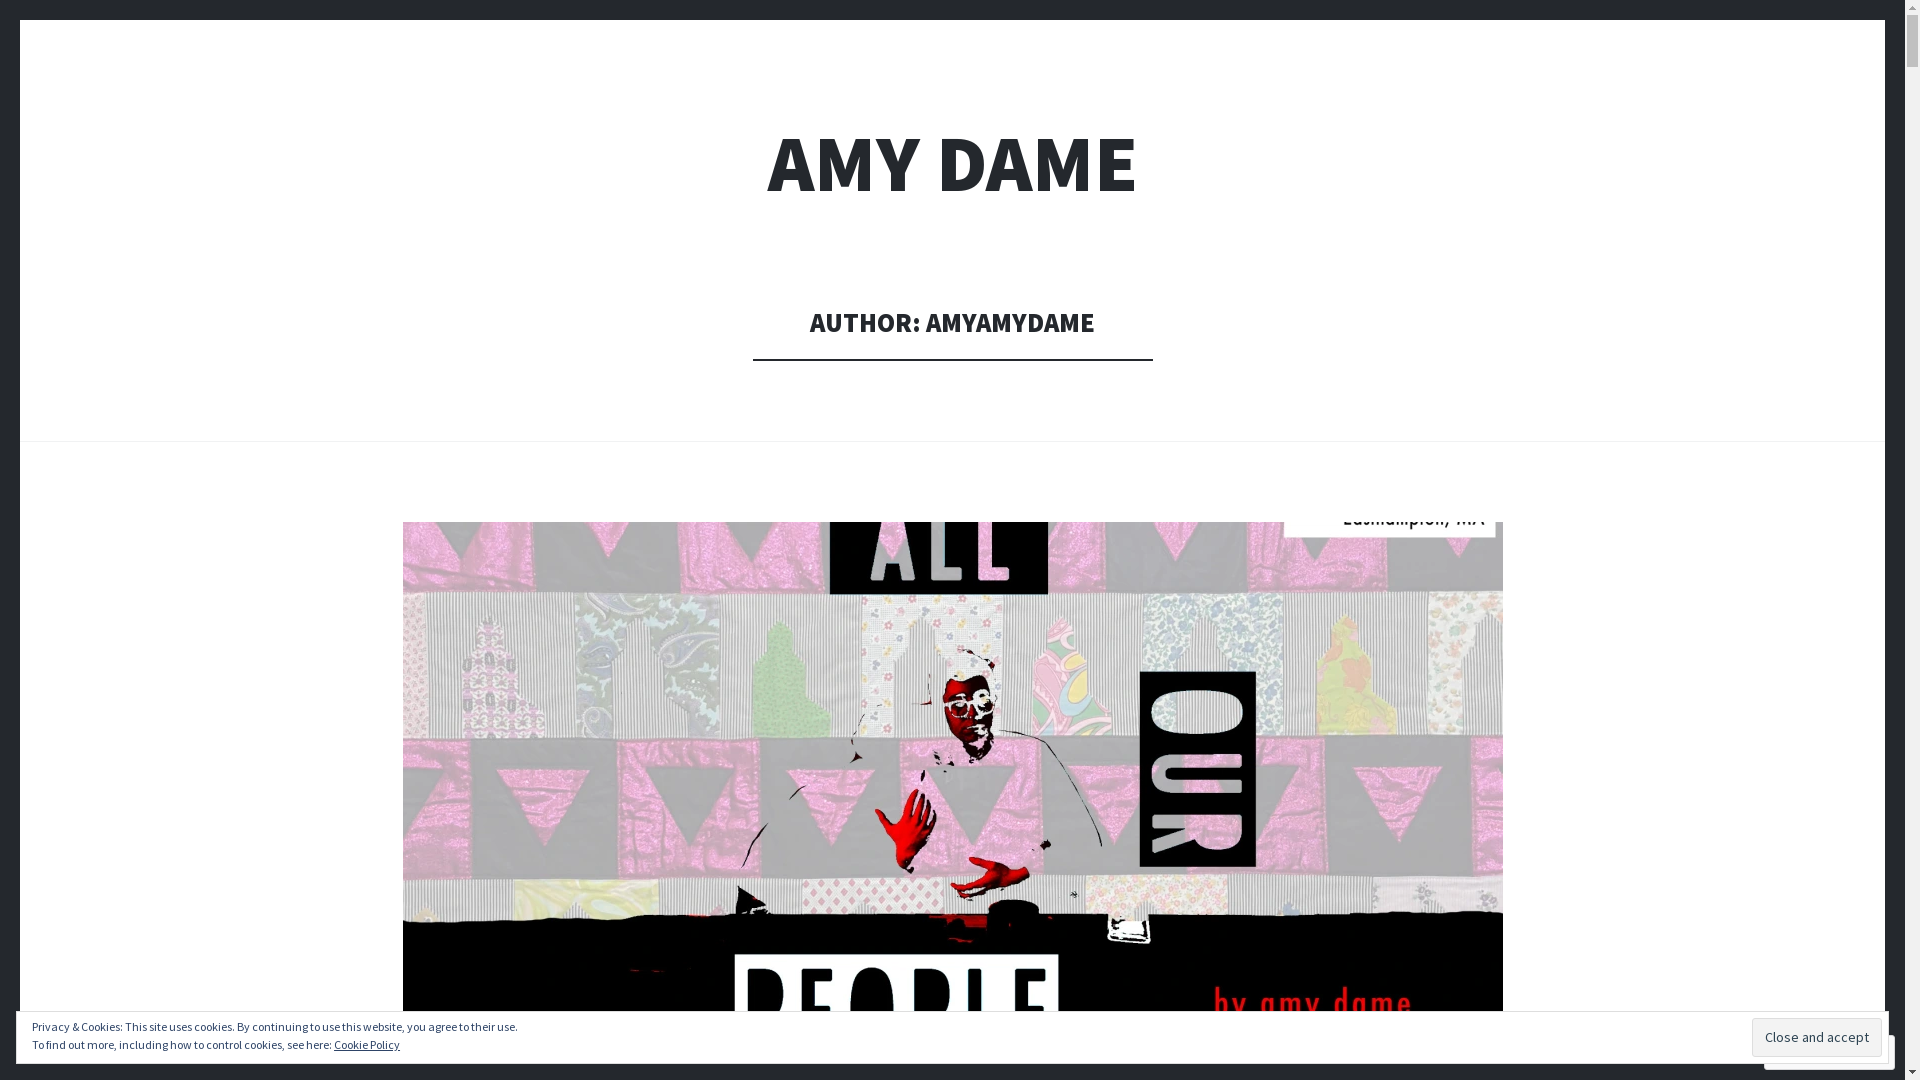 The width and height of the screenshot is (1920, 1080). I want to click on 'Cookie Policy', so click(366, 1043).